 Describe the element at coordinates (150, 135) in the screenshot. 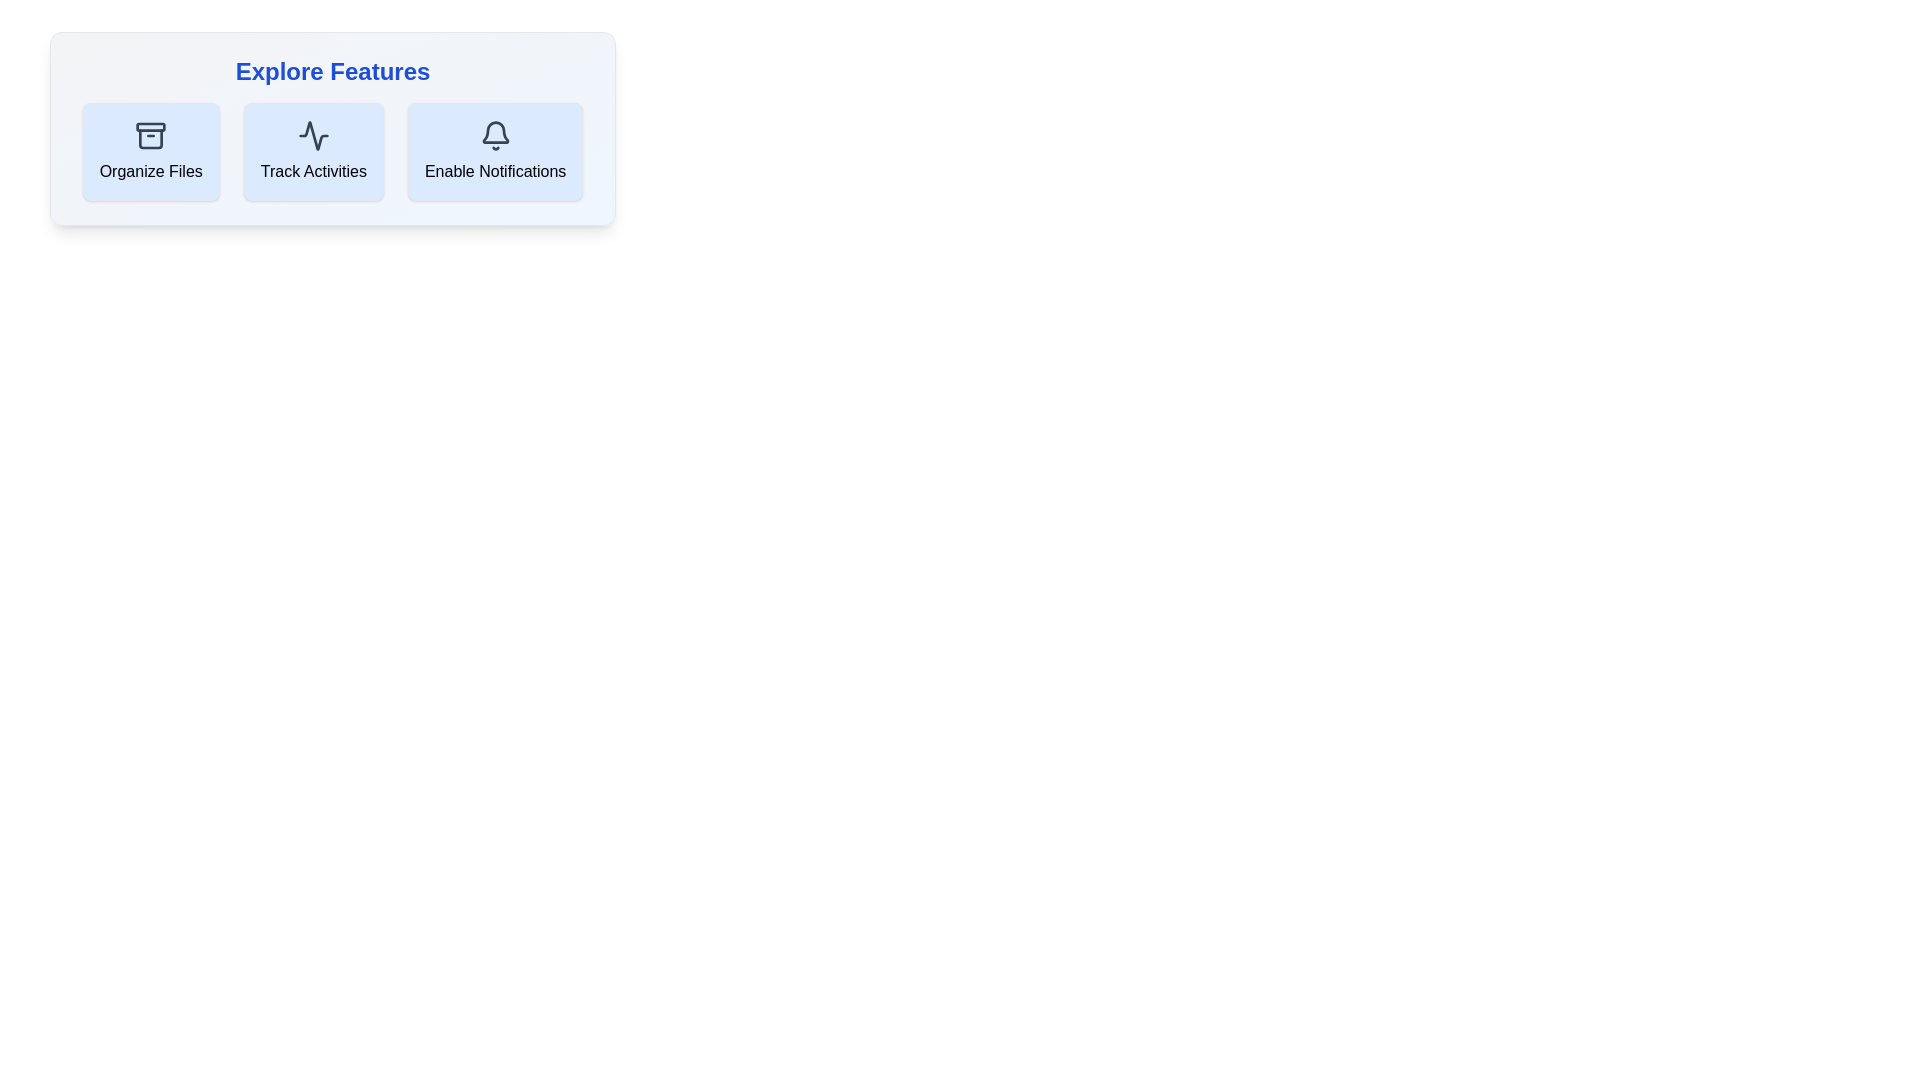

I see `the top-centered icon inside the 'Organize Files' panel, which represents an action related to organizing files` at that location.